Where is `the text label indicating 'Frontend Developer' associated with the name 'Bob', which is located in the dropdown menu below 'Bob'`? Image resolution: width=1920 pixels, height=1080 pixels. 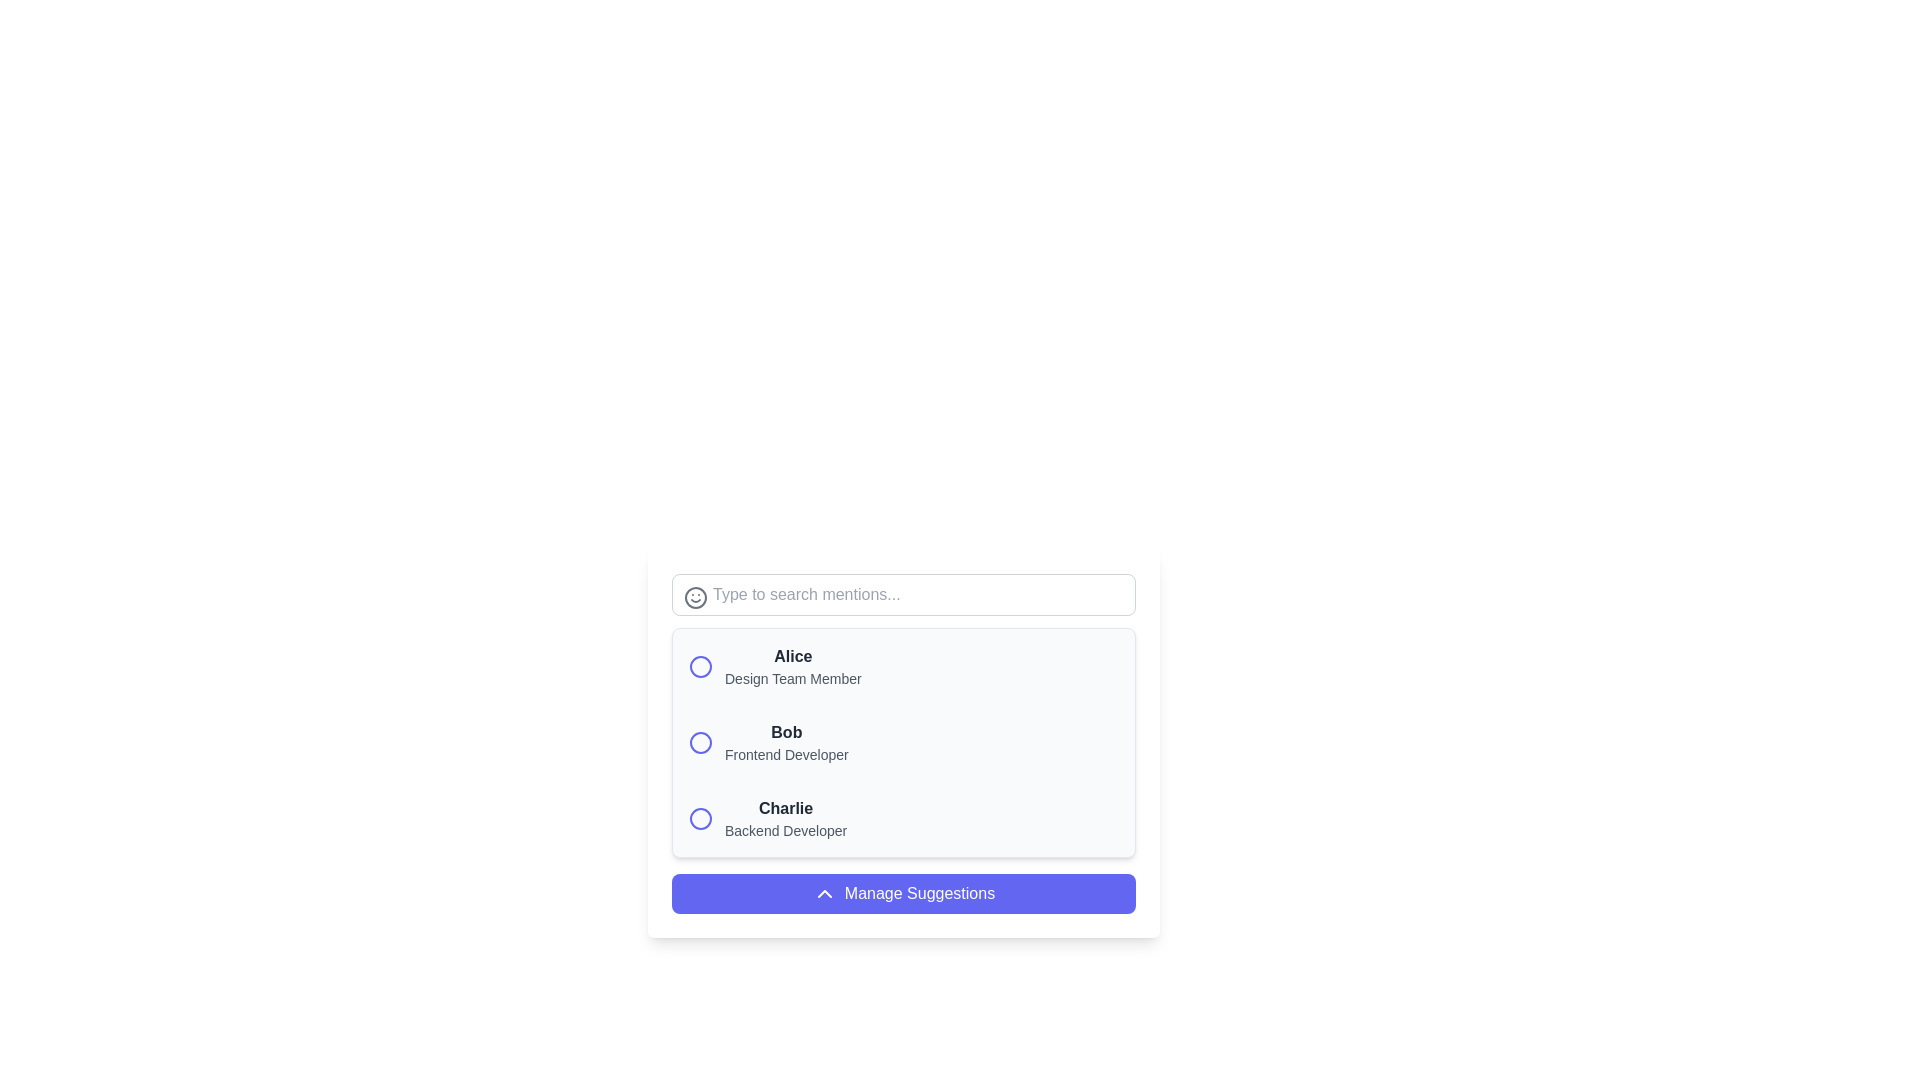
the text label indicating 'Frontend Developer' associated with the name 'Bob', which is located in the dropdown menu below 'Bob' is located at coordinates (785, 755).